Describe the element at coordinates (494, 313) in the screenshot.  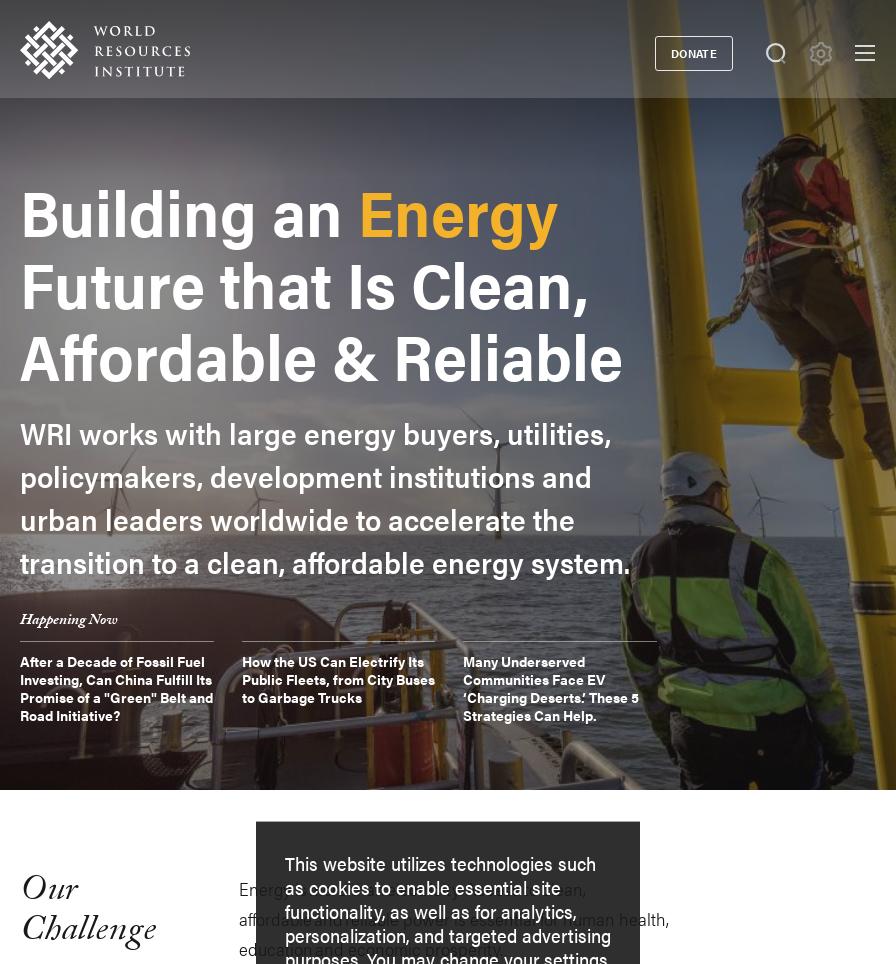
I see `'About Us'` at that location.